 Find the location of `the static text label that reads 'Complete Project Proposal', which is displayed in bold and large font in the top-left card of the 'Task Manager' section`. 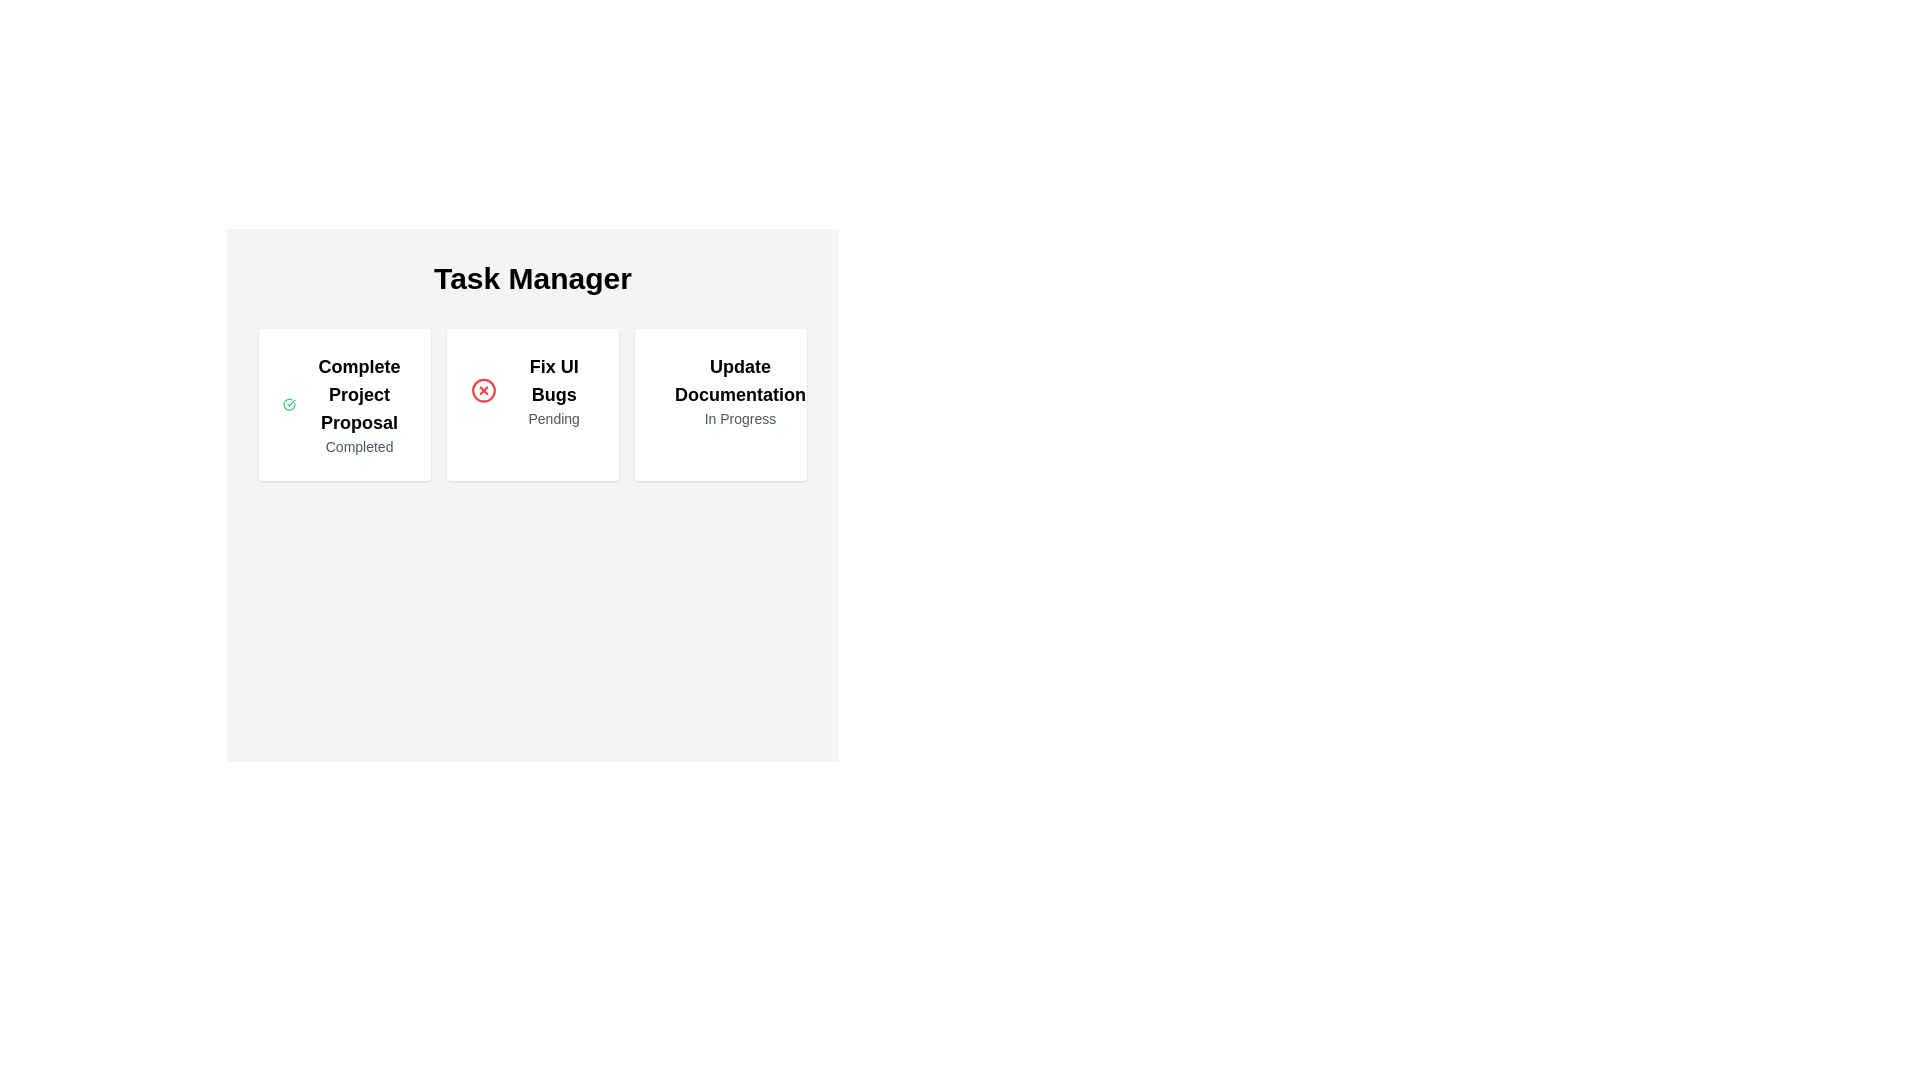

the static text label that reads 'Complete Project Proposal', which is displayed in bold and large font in the top-left card of the 'Task Manager' section is located at coordinates (359, 394).